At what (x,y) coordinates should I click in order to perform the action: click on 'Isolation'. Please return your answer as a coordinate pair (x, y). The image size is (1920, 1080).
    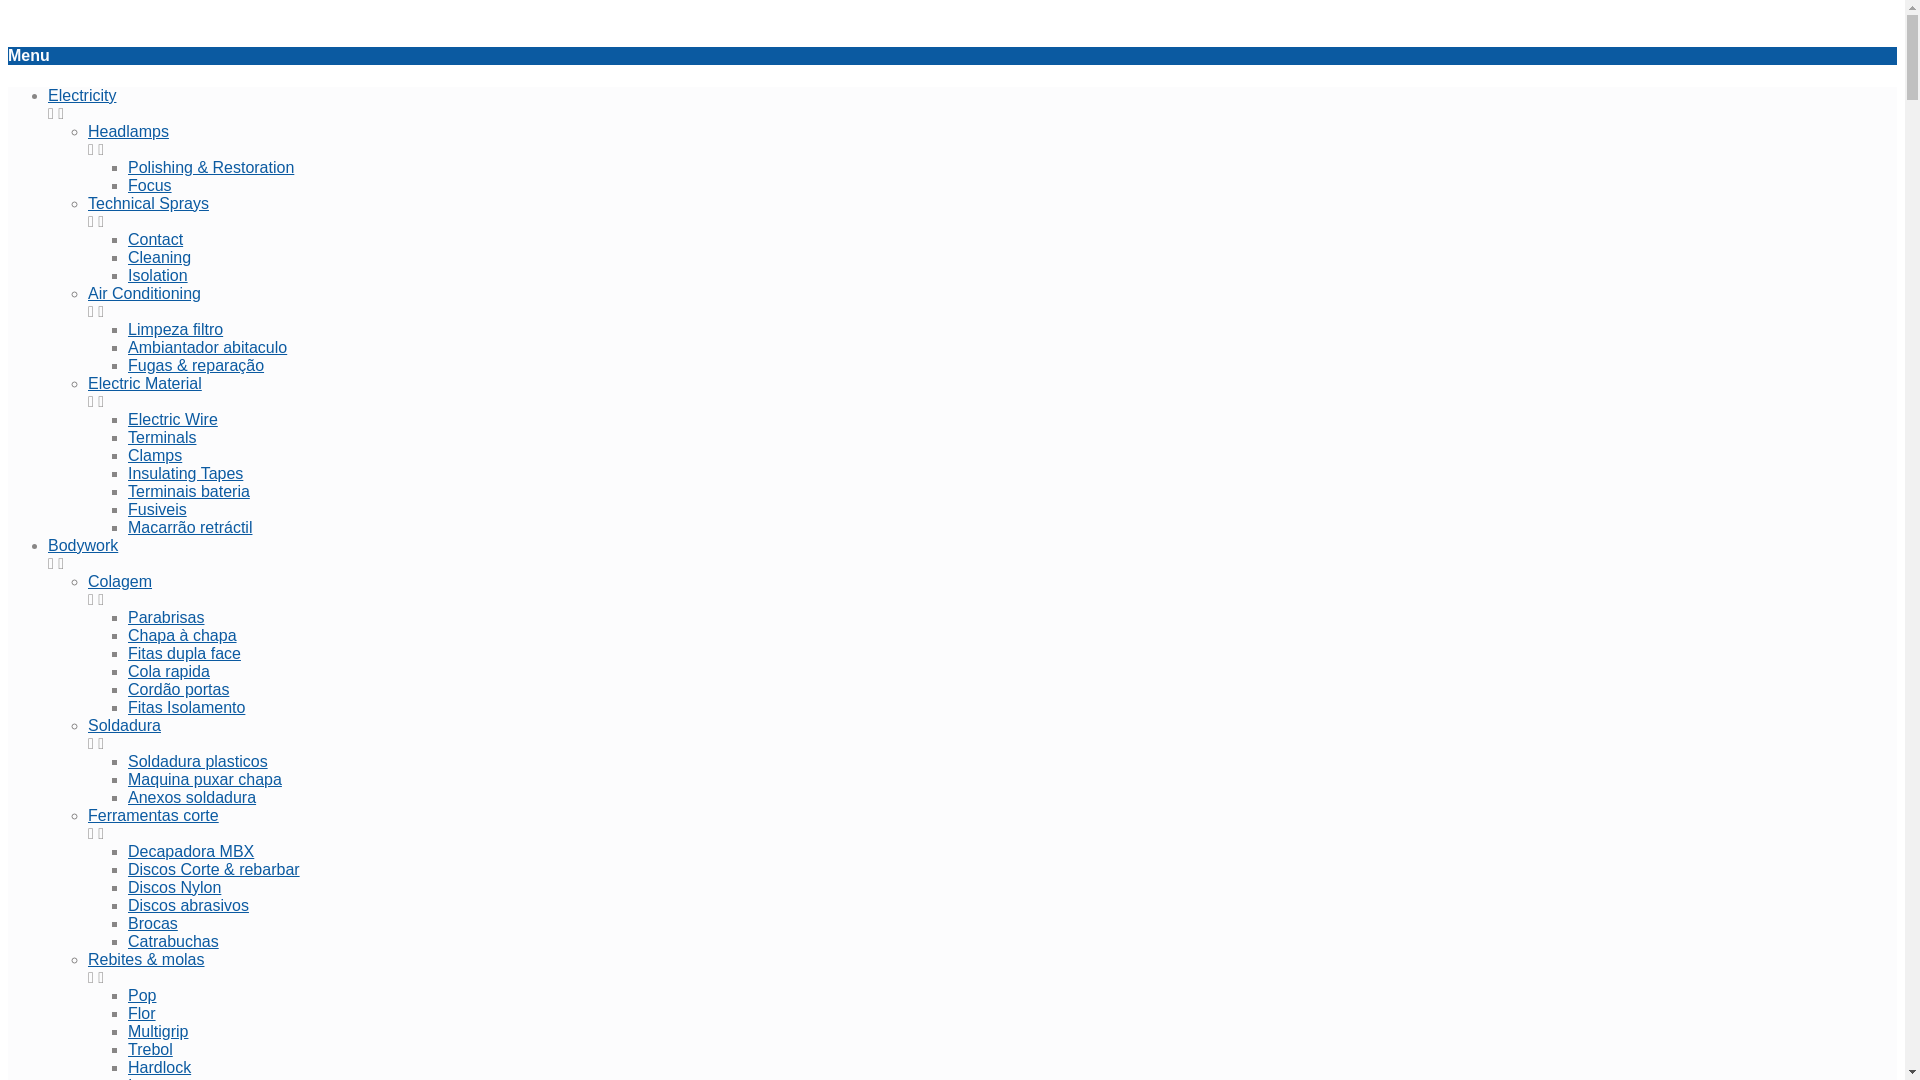
    Looking at the image, I should click on (127, 275).